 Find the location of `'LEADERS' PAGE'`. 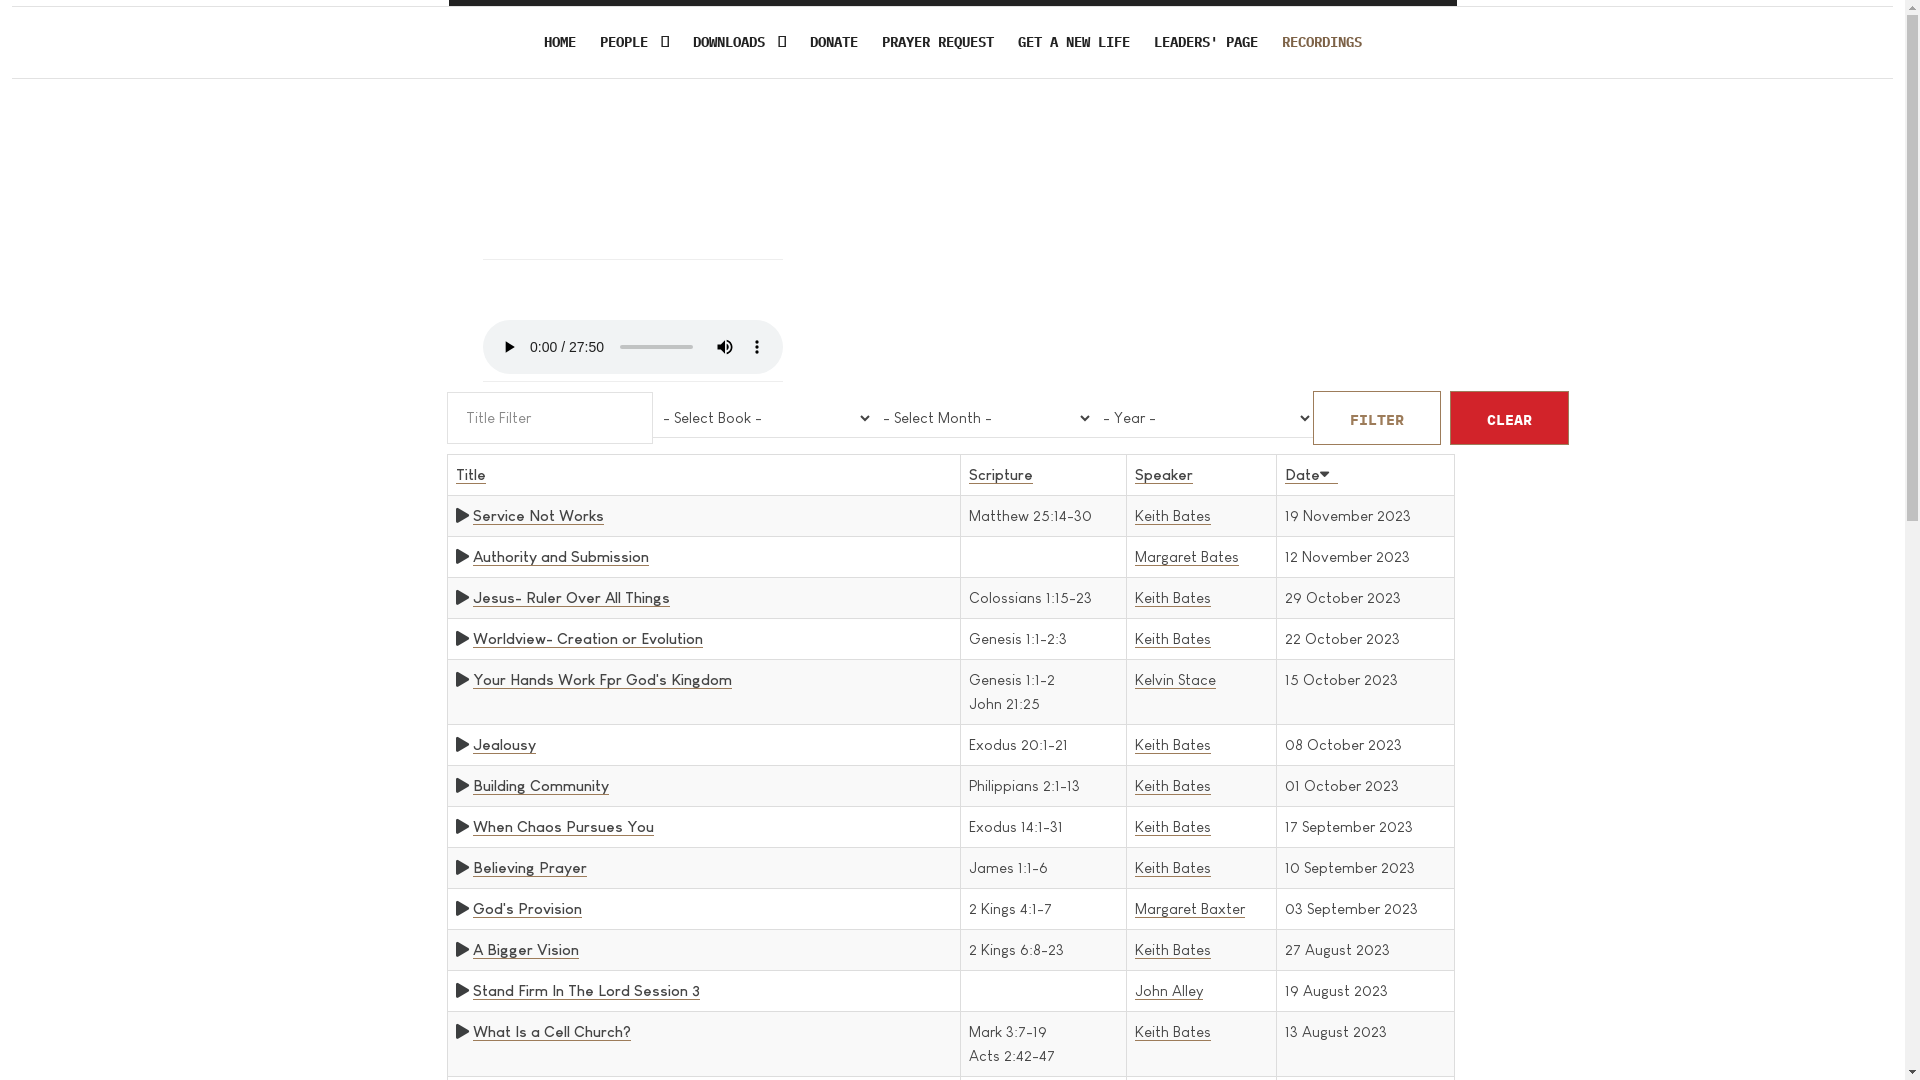

'LEADERS' PAGE' is located at coordinates (1204, 42).